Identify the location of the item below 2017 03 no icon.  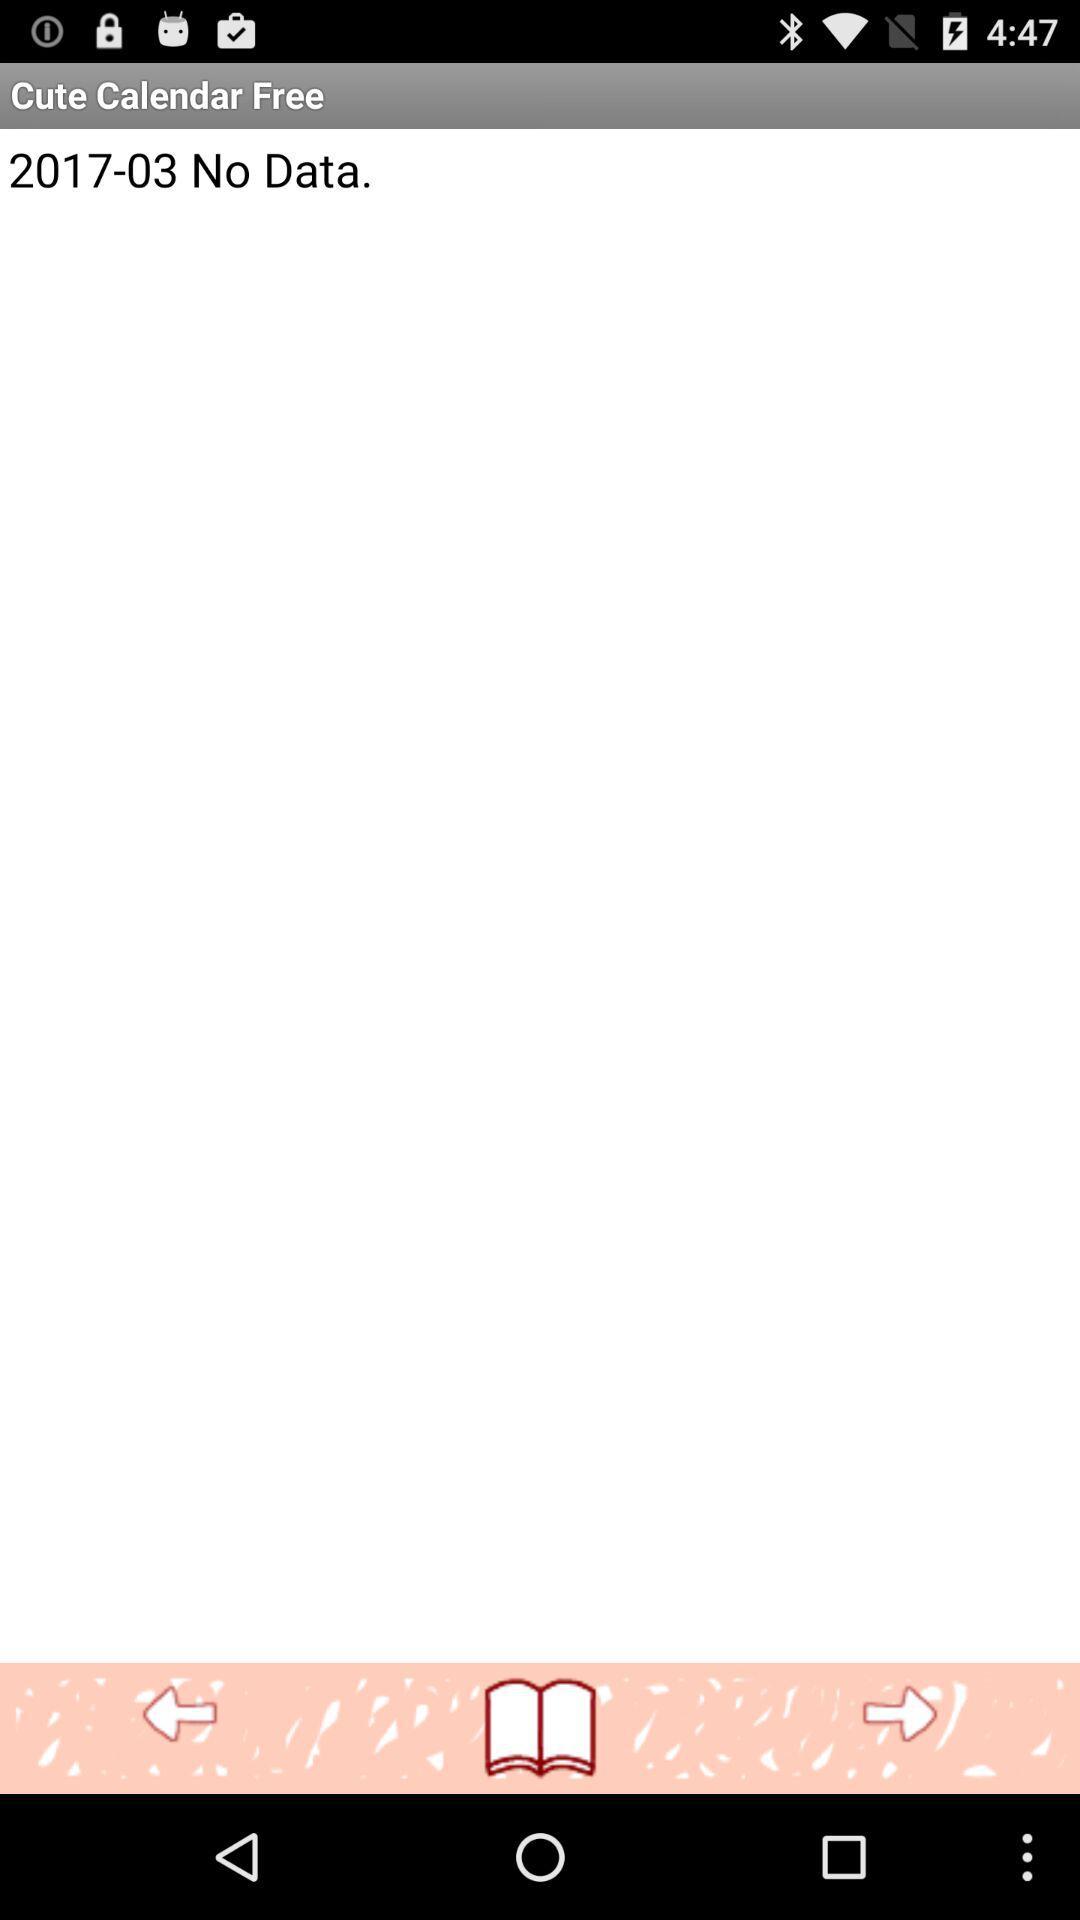
(898, 1714).